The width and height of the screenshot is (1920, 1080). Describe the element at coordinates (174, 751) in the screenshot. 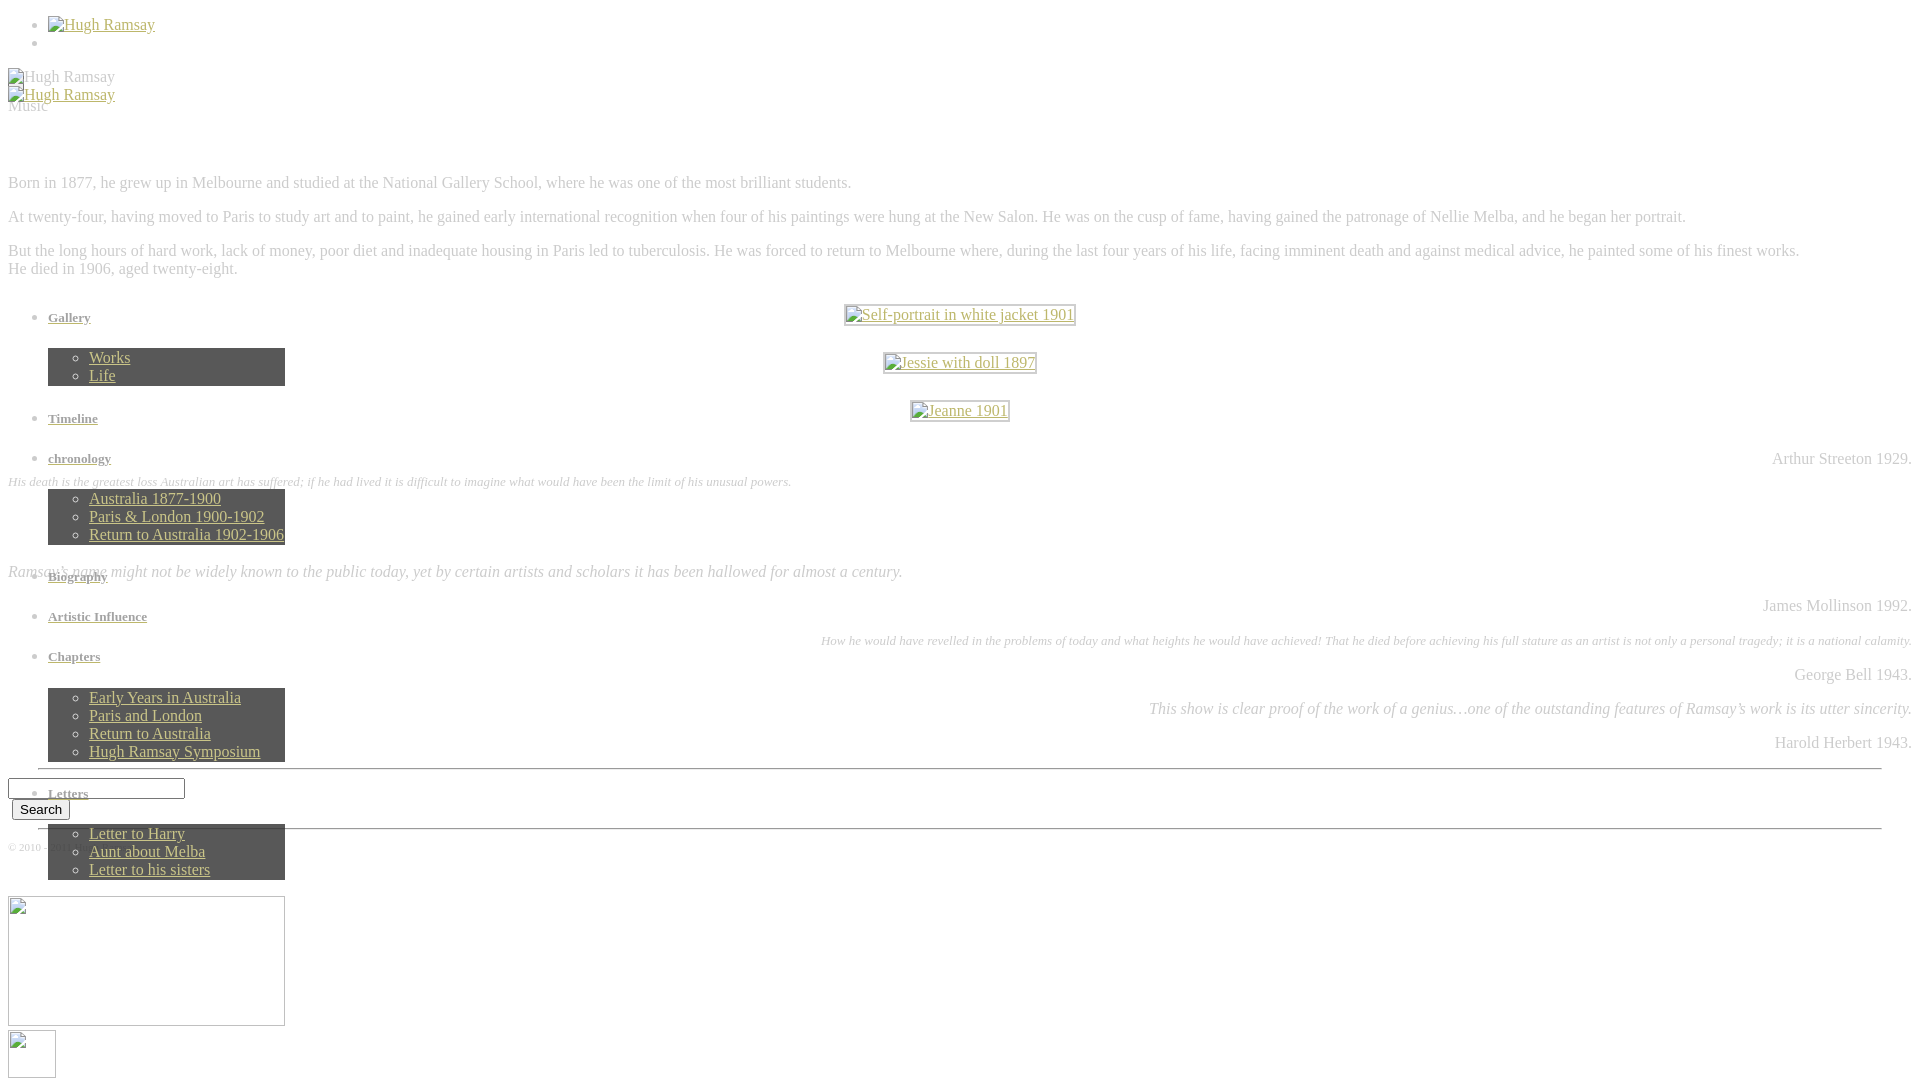

I see `'Hugh Ramsay Symposium'` at that location.